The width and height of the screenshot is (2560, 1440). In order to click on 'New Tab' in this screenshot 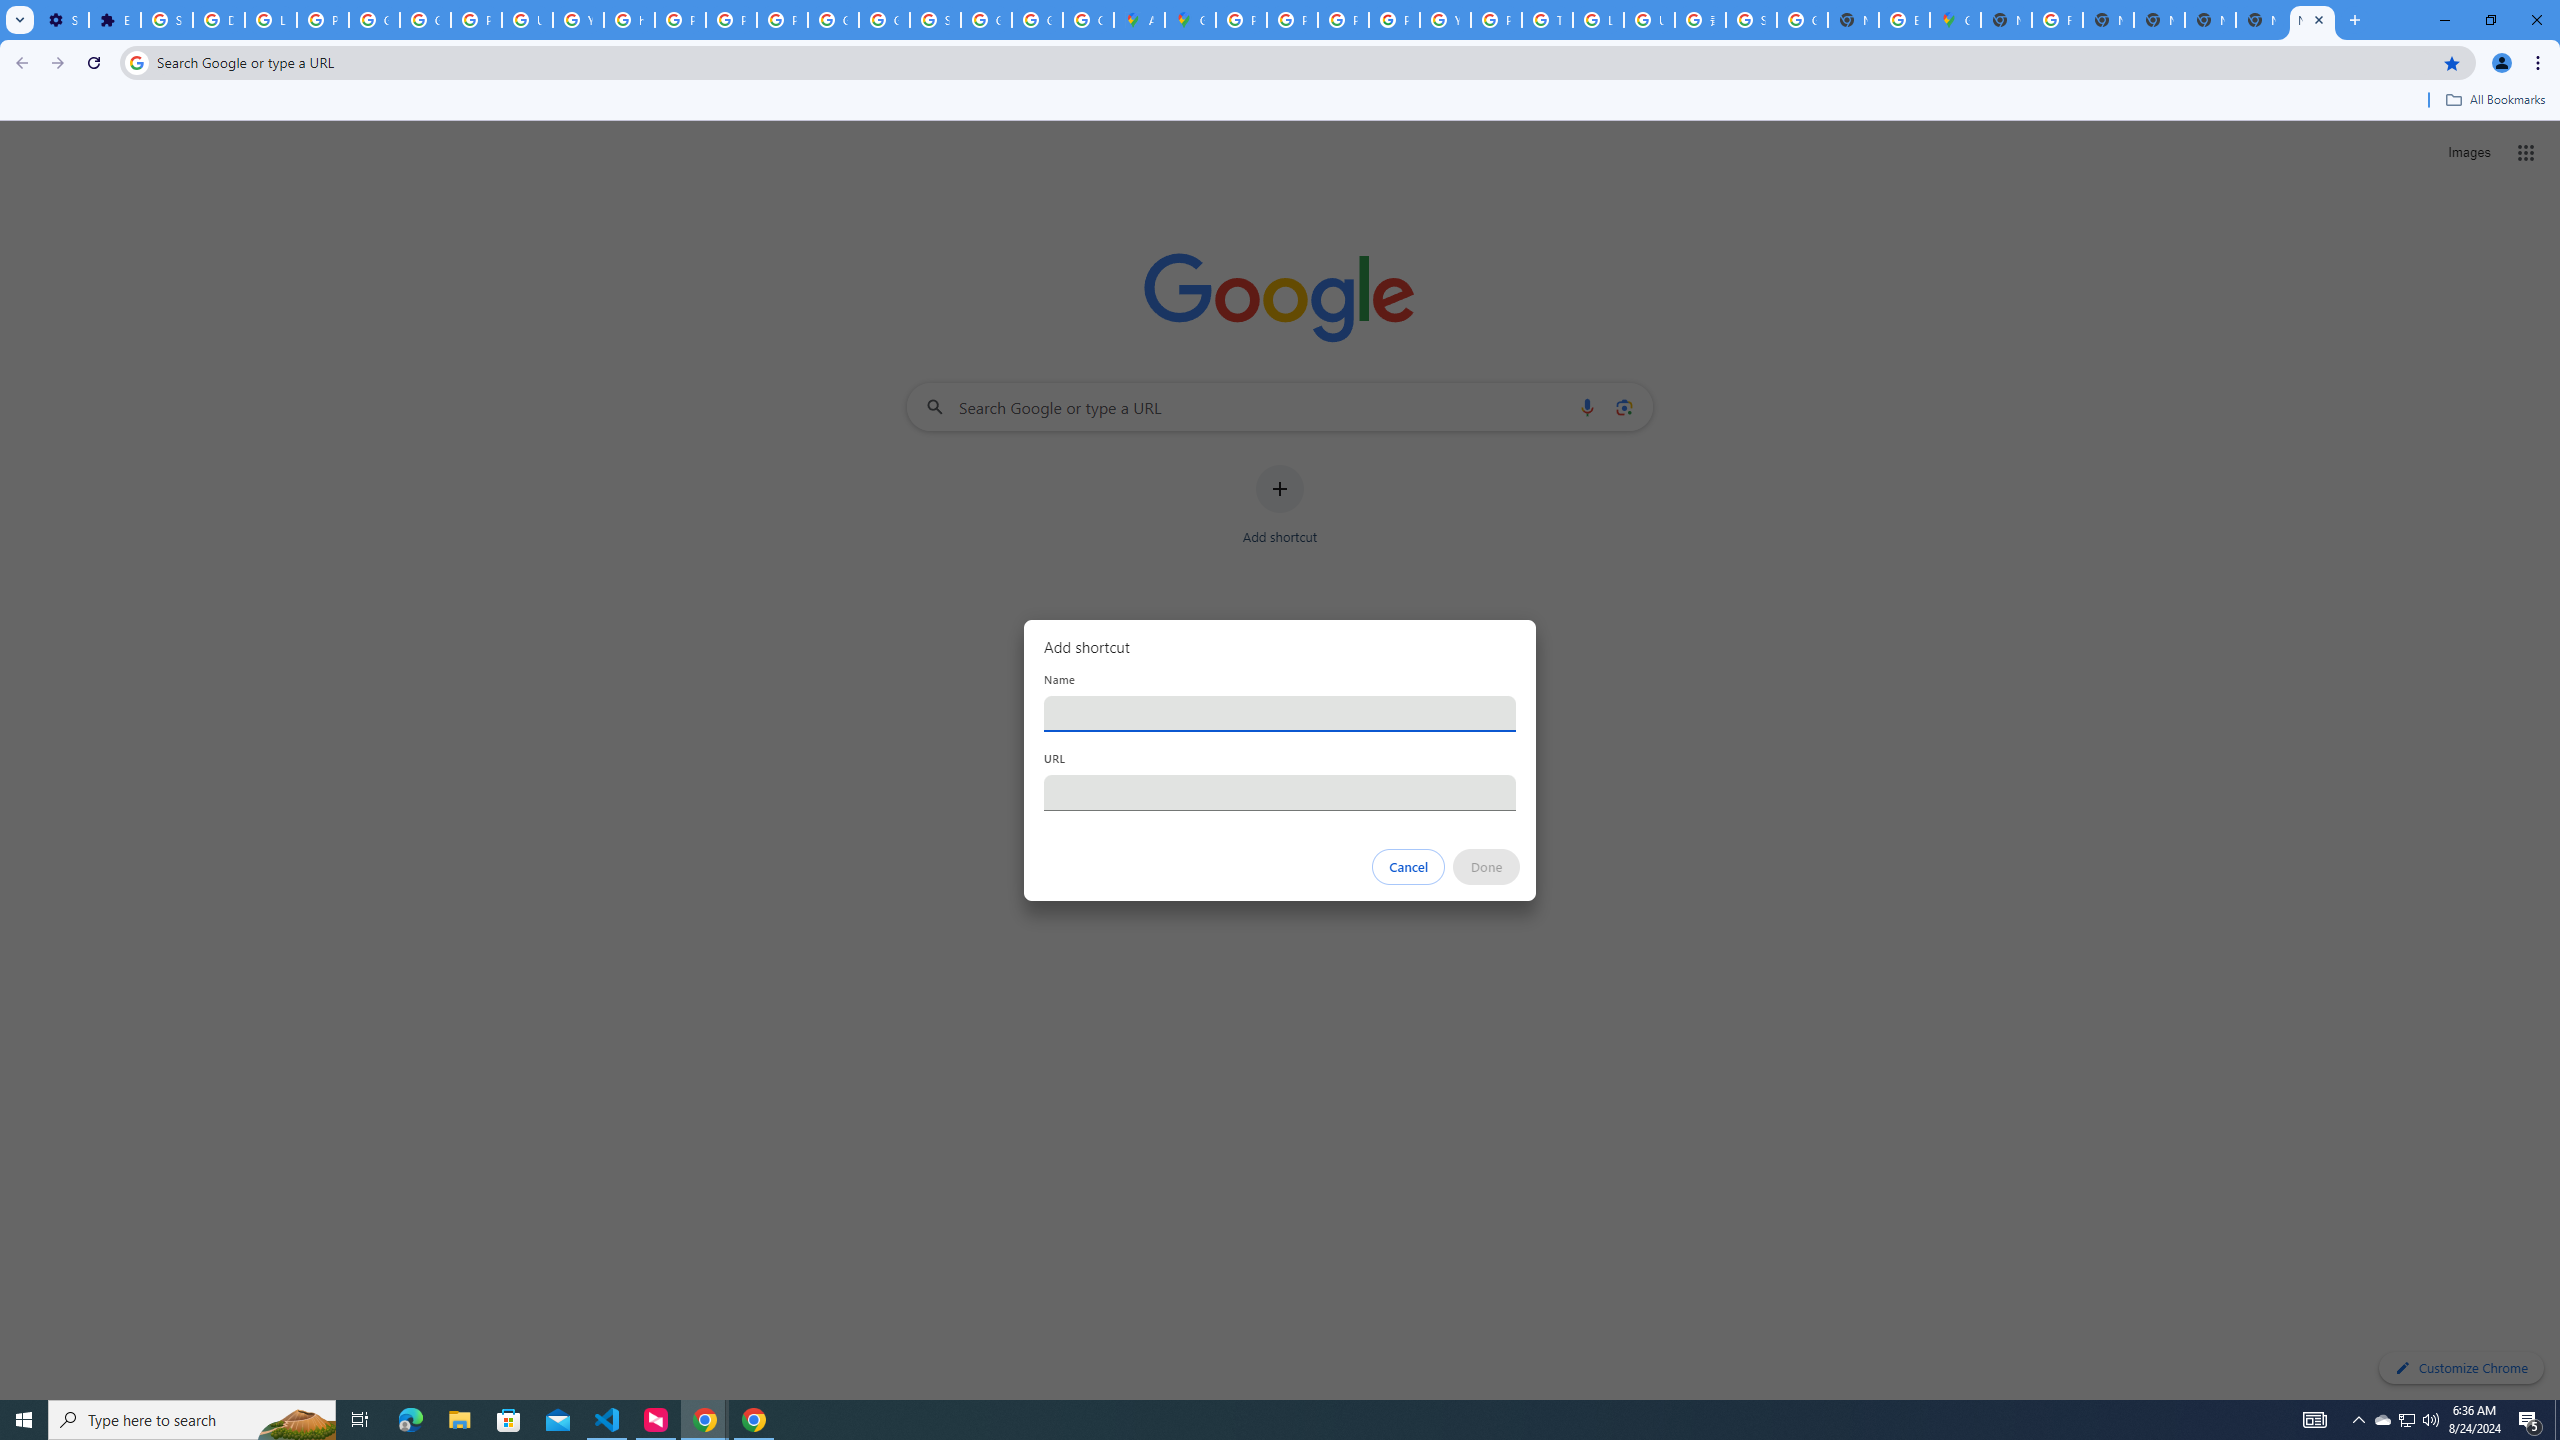, I will do `click(2311, 19)`.